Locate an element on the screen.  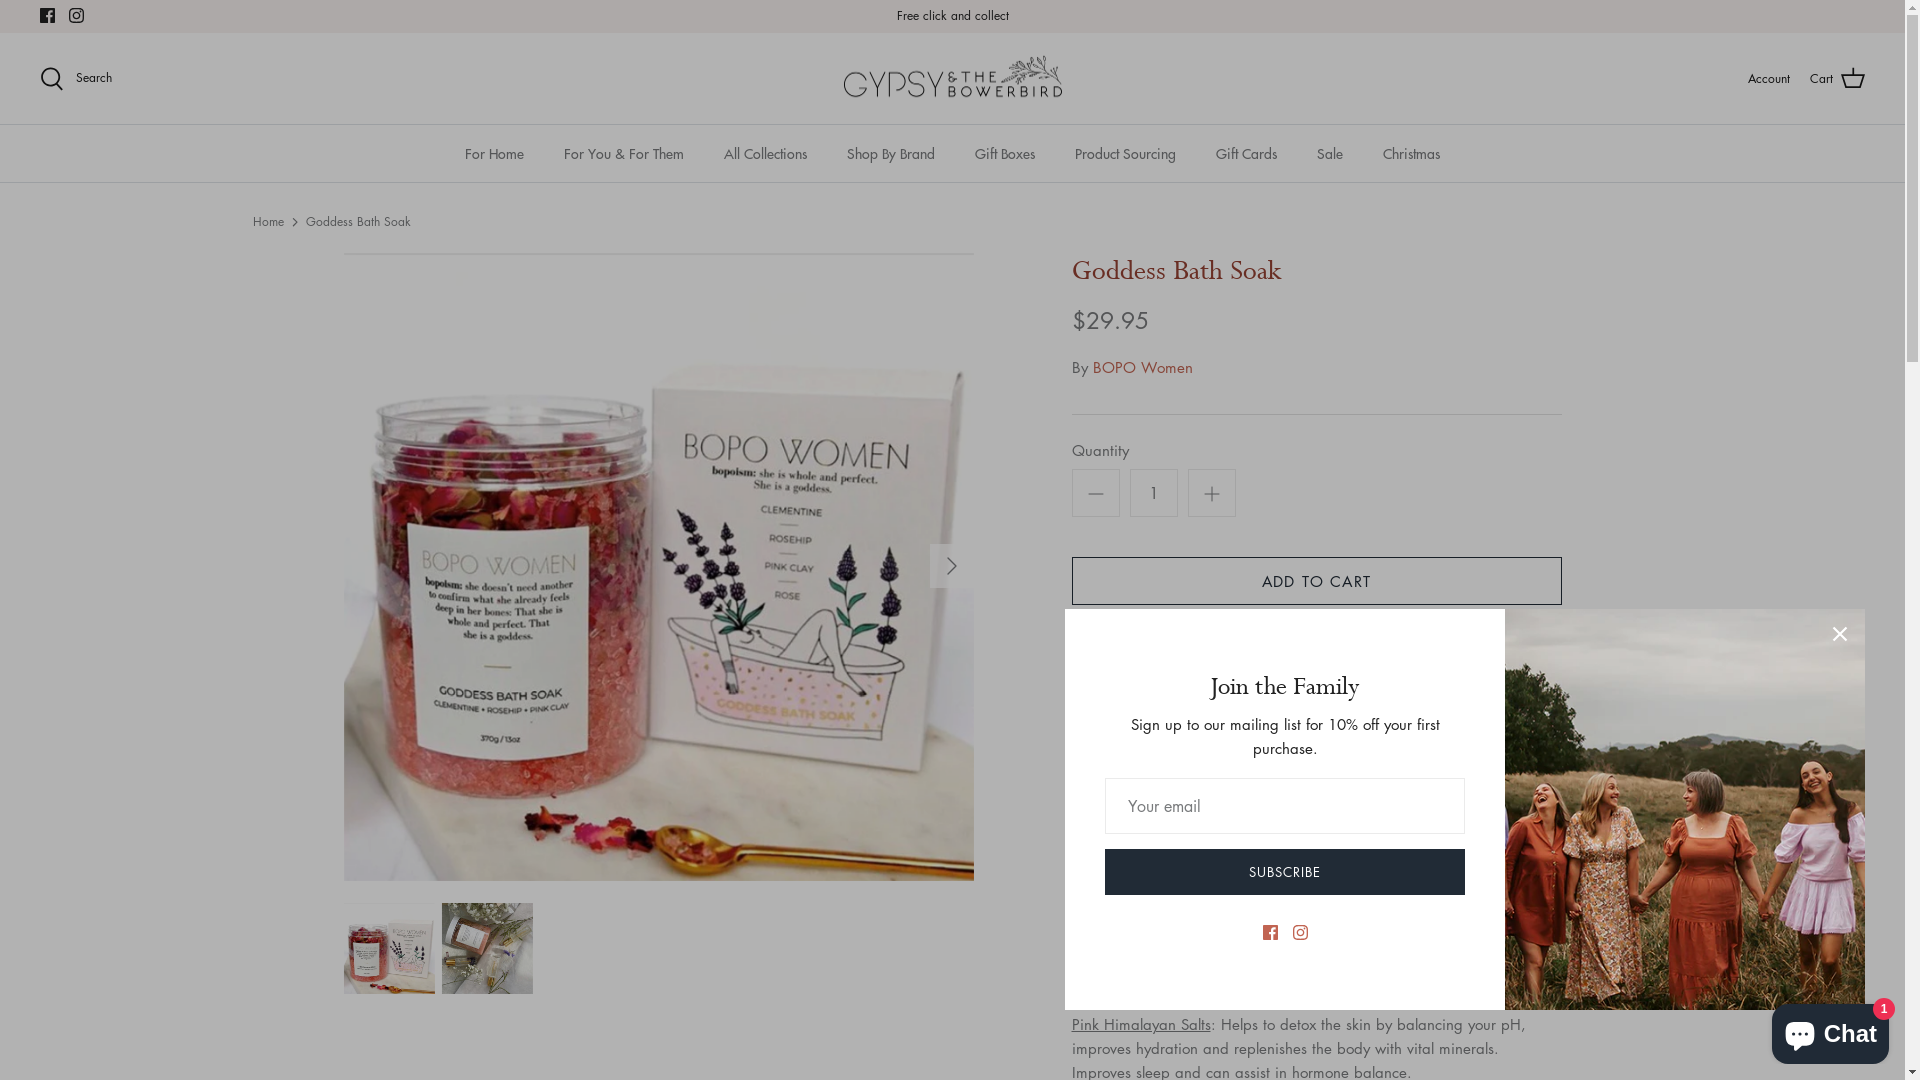
'SUBSCRIBE' is located at coordinates (1285, 870).